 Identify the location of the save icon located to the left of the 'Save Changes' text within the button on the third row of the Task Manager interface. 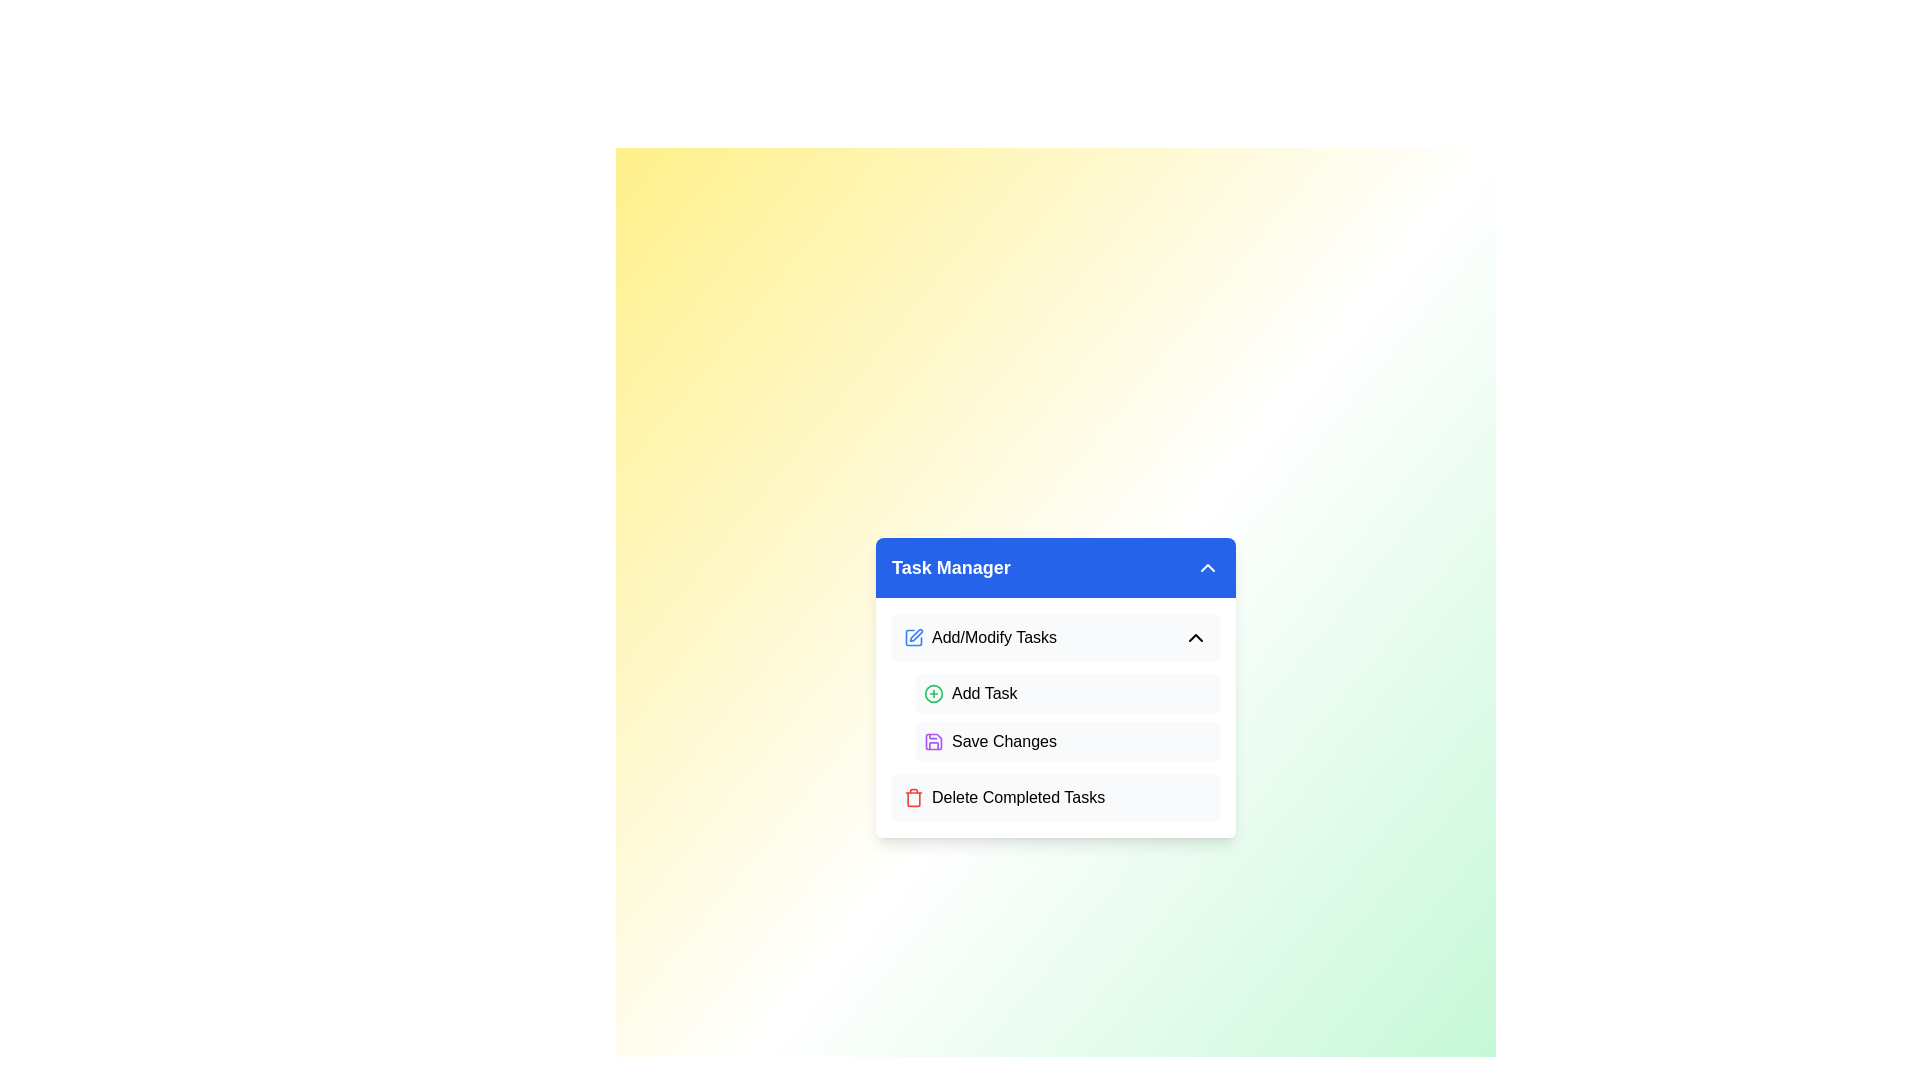
(933, 741).